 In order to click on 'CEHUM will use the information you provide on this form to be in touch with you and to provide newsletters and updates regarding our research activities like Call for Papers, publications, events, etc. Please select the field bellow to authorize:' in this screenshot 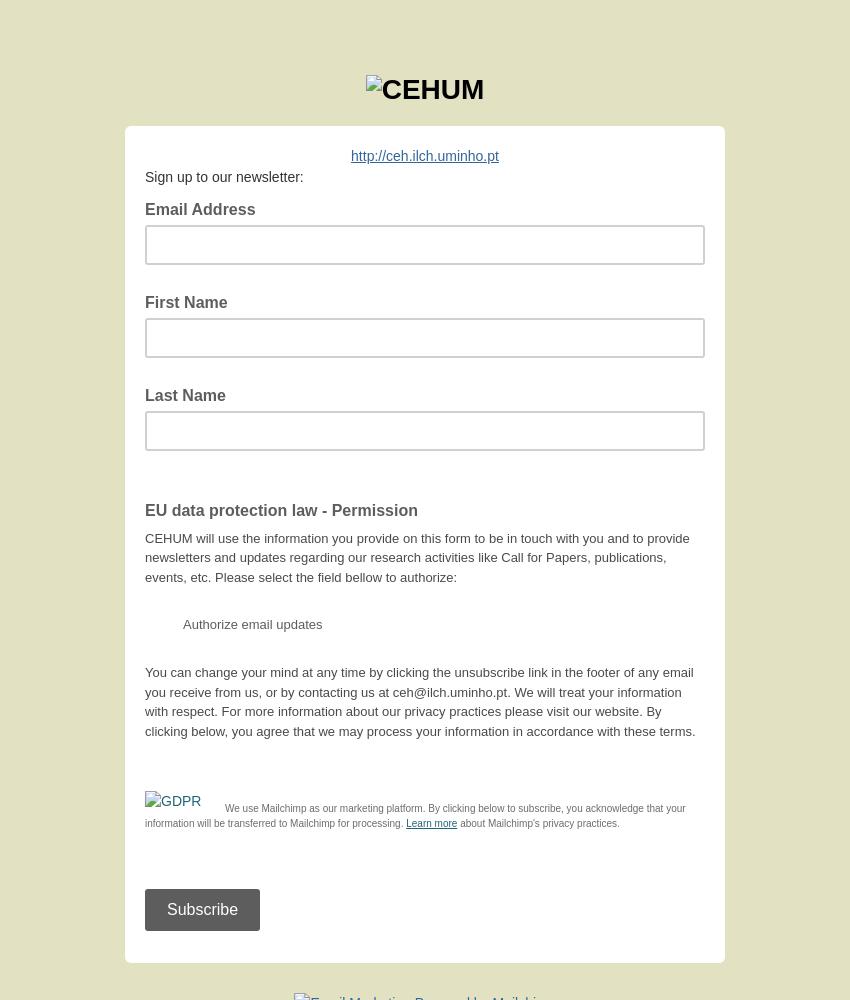, I will do `click(417, 557)`.